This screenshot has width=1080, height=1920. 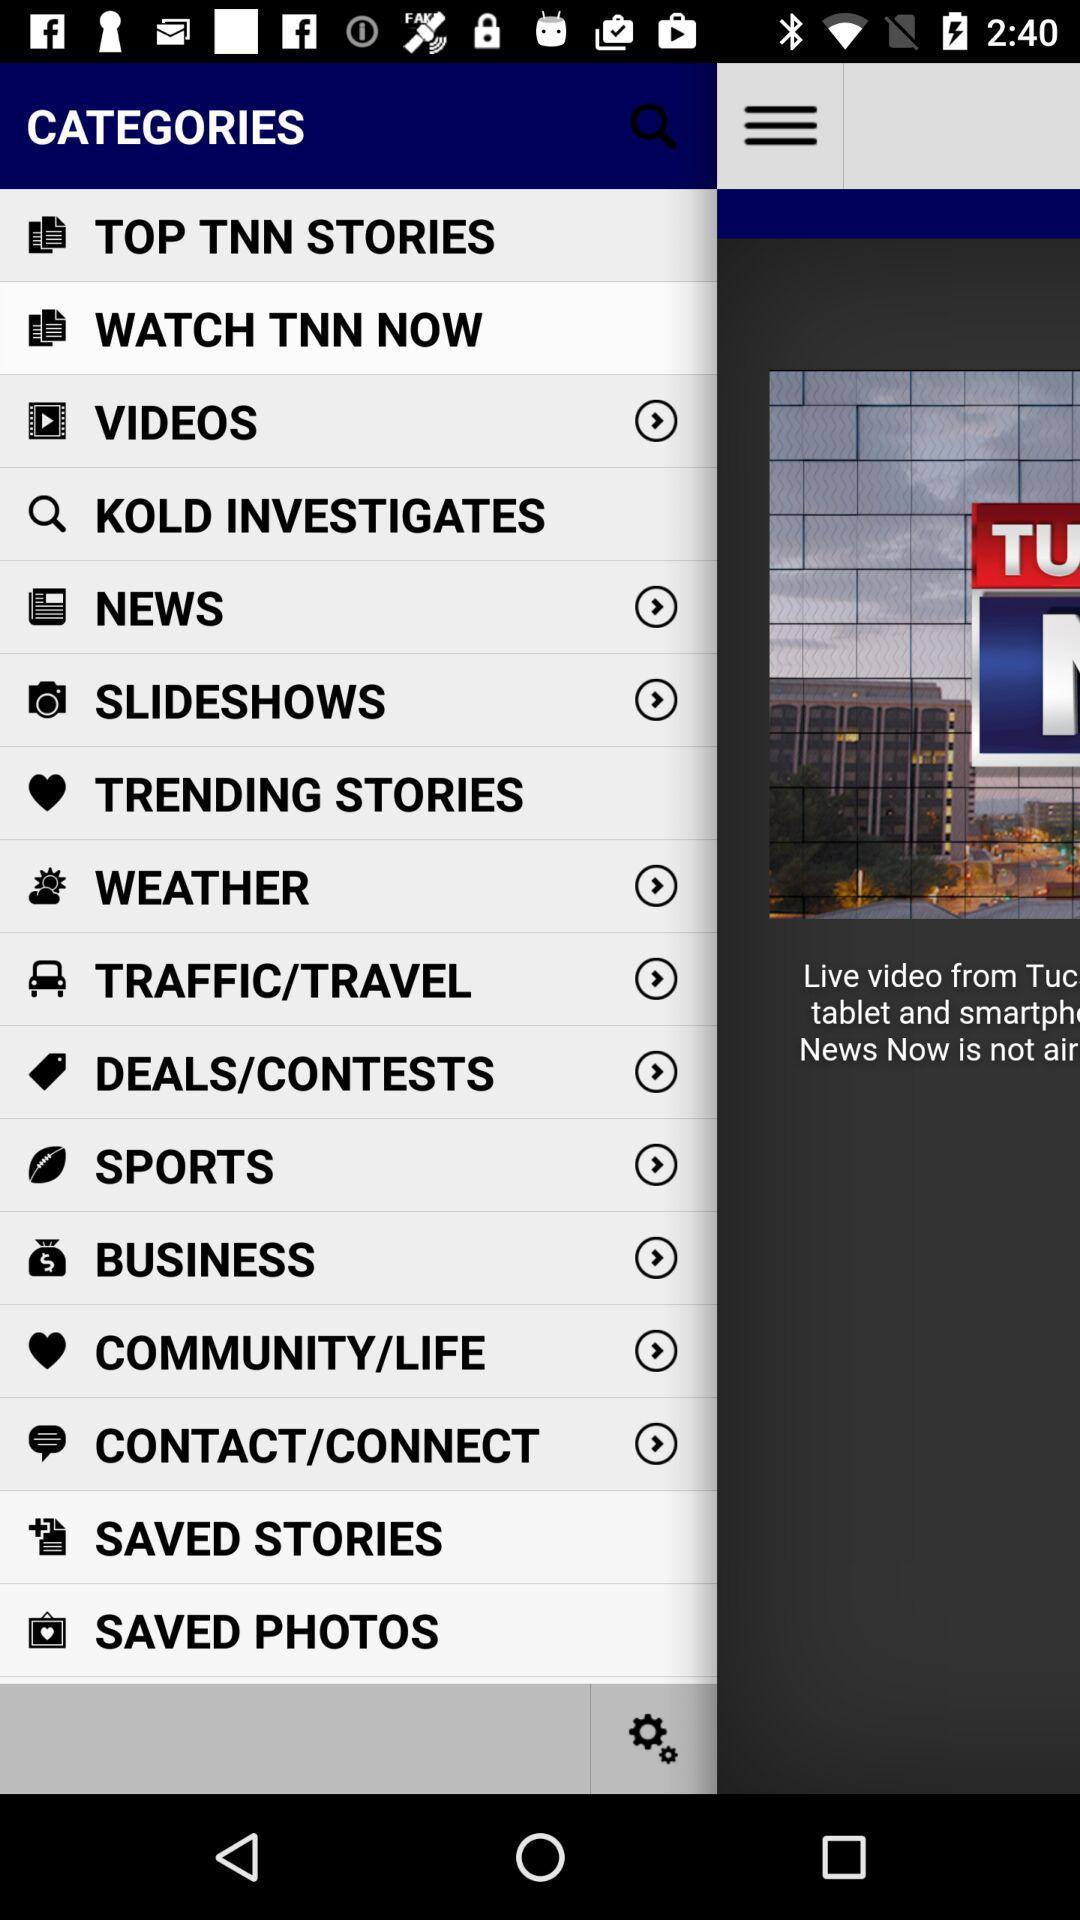 I want to click on the icon of the contactconnect, so click(x=45, y=1444).